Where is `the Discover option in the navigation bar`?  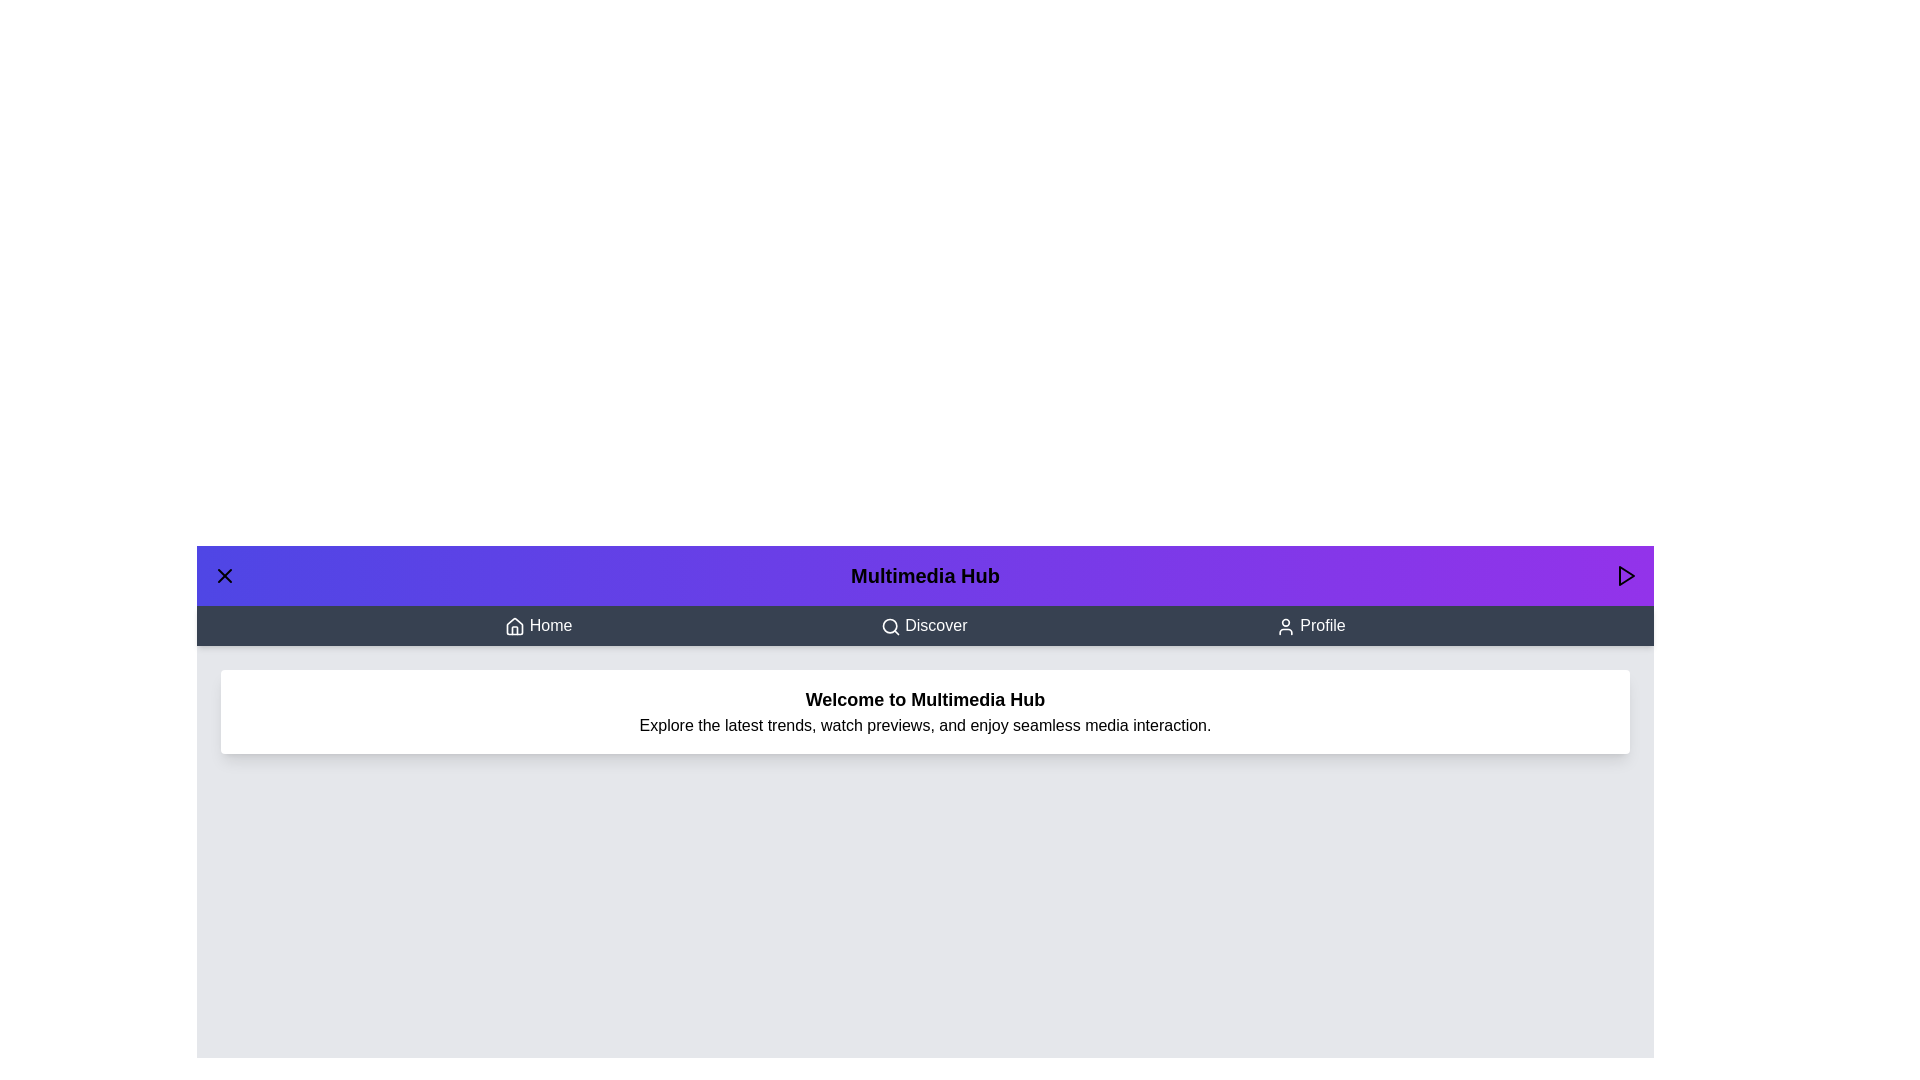
the Discover option in the navigation bar is located at coordinates (923, 624).